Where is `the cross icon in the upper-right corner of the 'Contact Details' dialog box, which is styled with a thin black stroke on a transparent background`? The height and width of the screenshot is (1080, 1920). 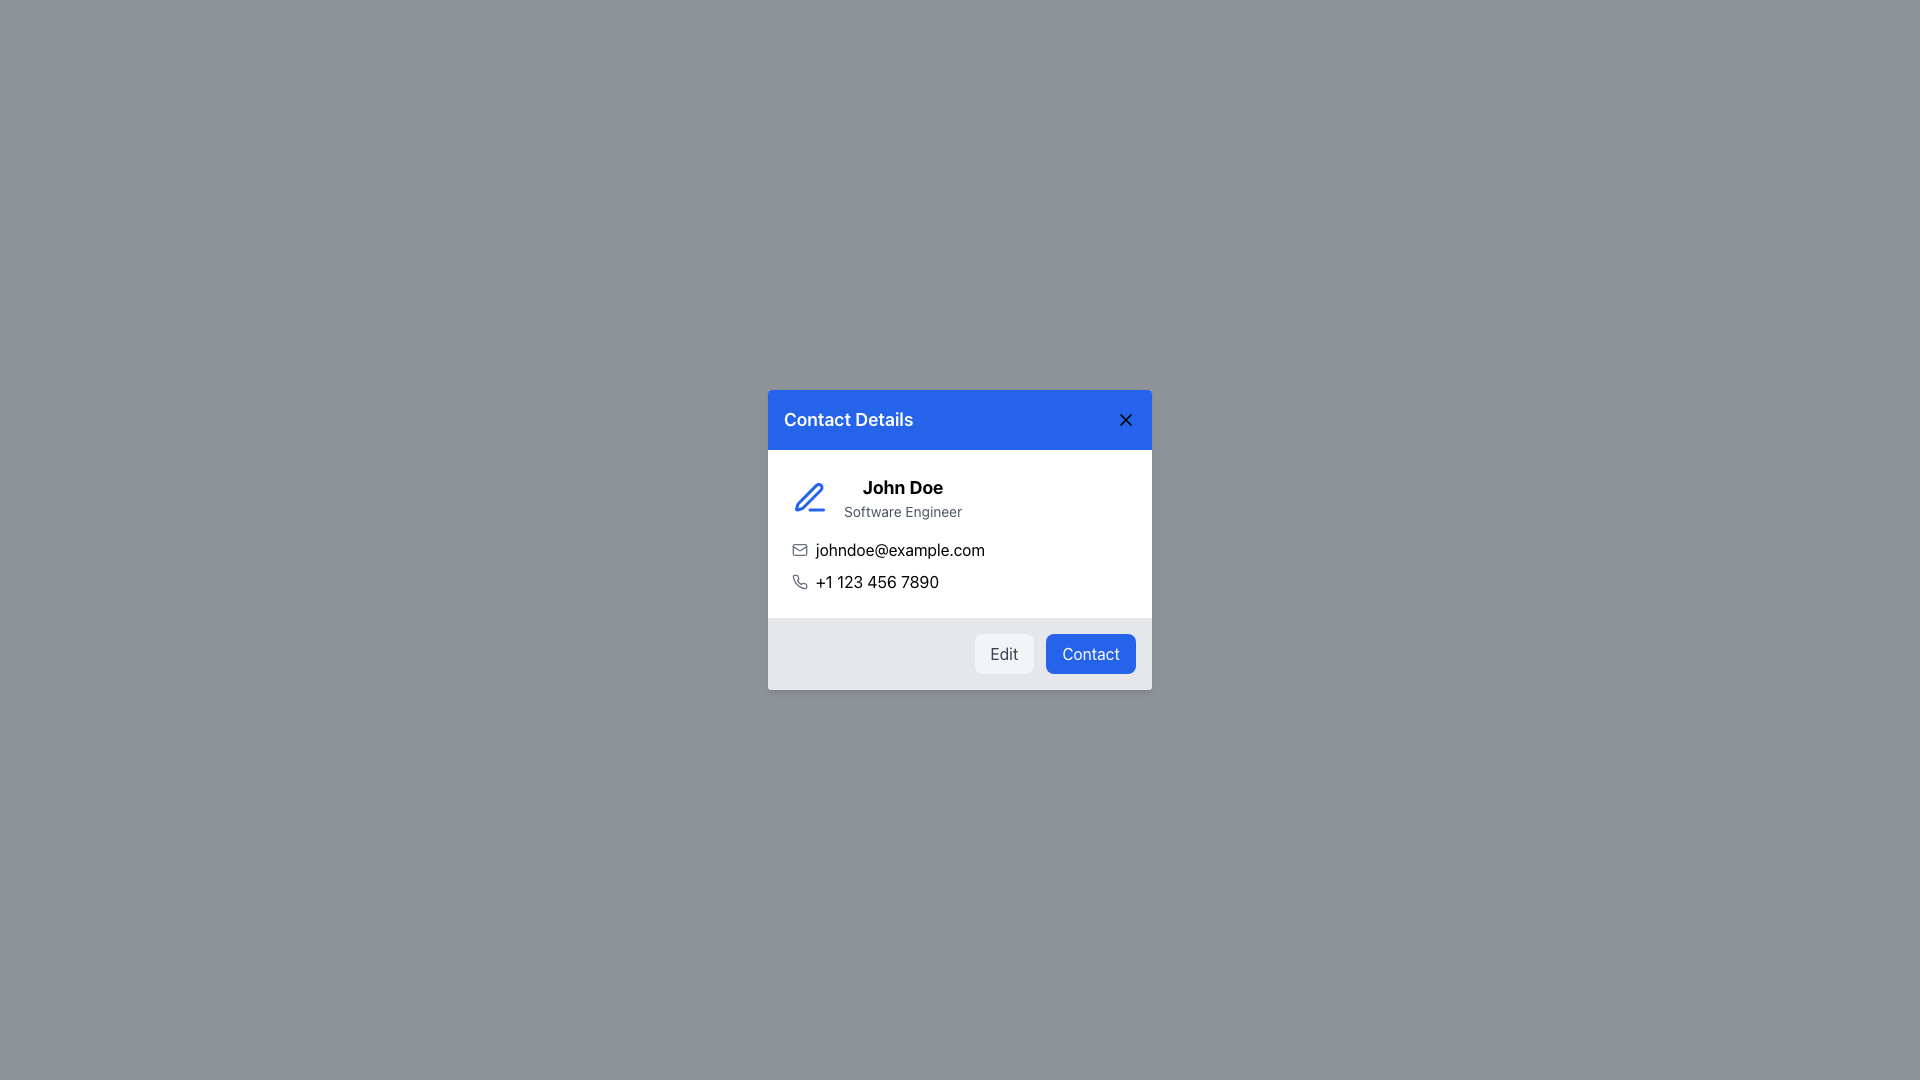 the cross icon in the upper-right corner of the 'Contact Details' dialog box, which is styled with a thin black stroke on a transparent background is located at coordinates (1126, 419).